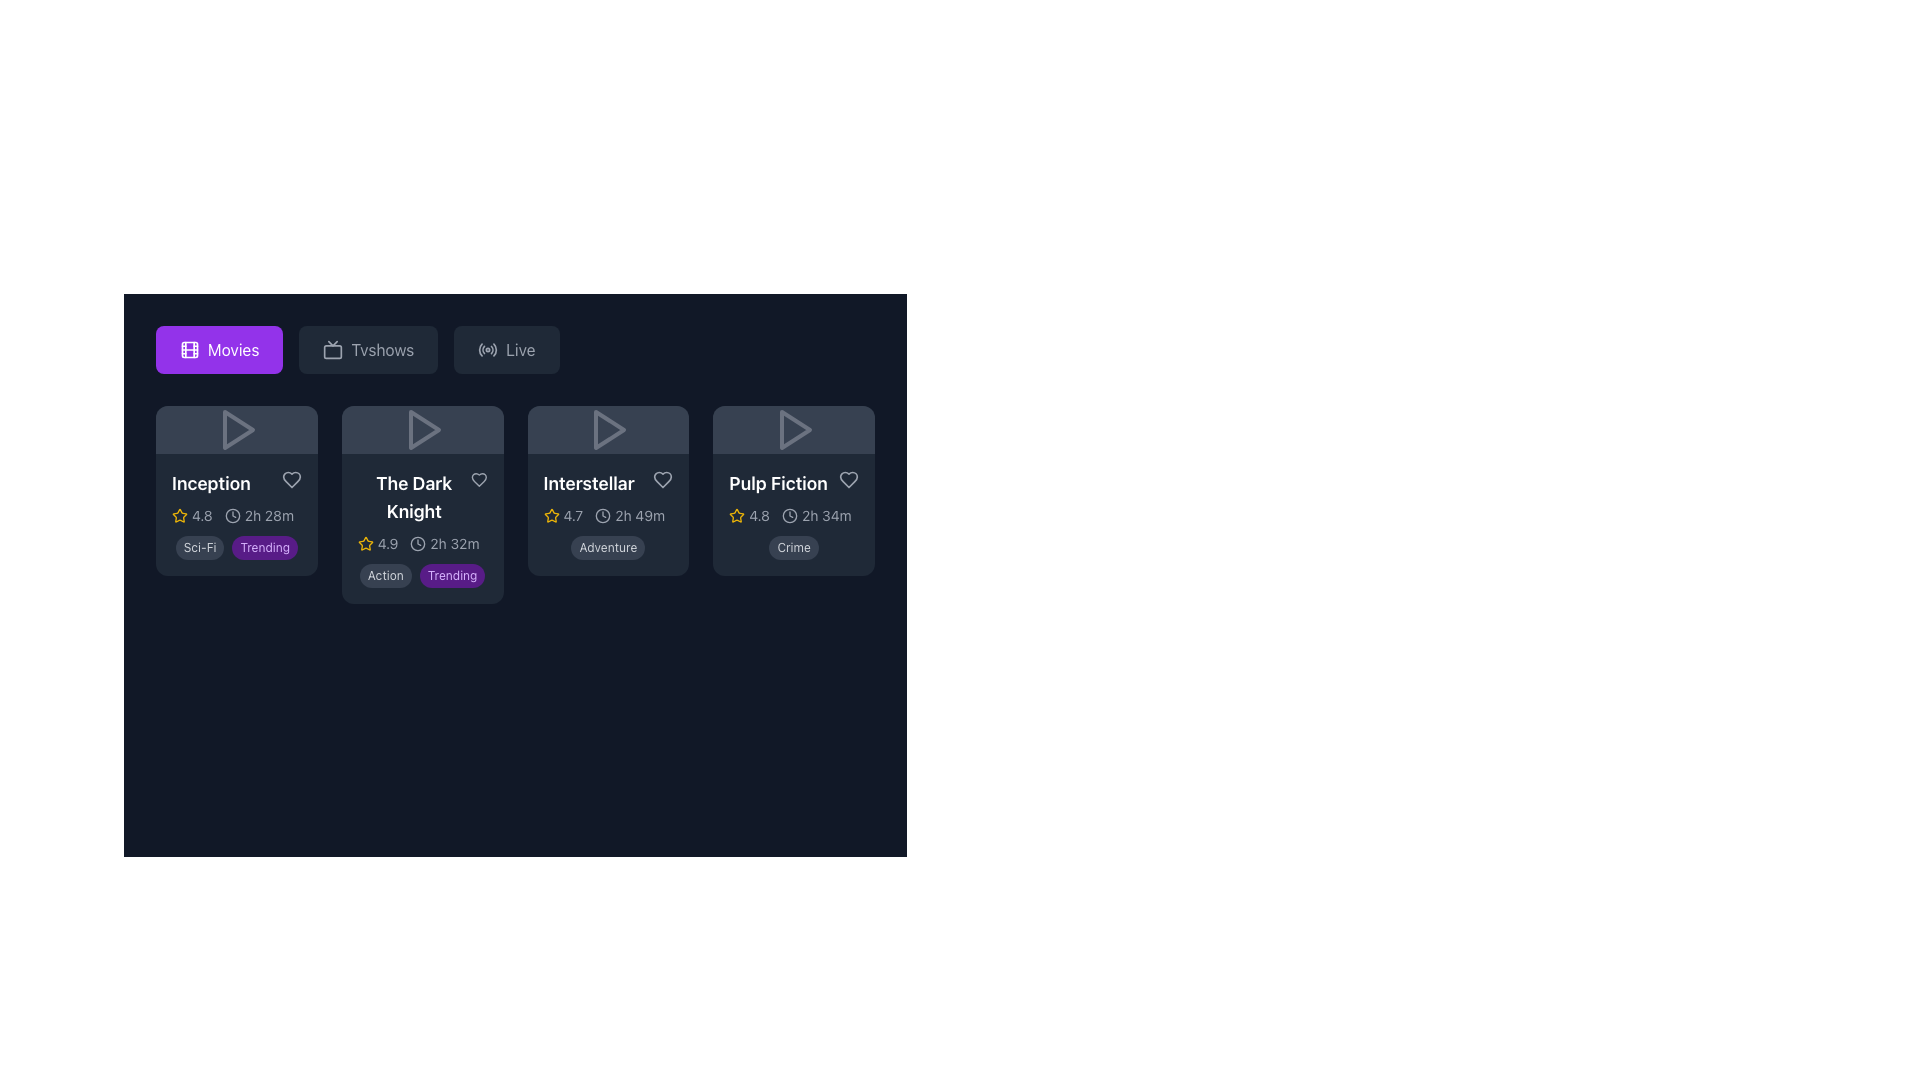 Image resolution: width=1920 pixels, height=1080 pixels. What do you see at coordinates (421, 428) in the screenshot?
I see `the Play Symbol icon for 'The Dark Knight' to trigger a visual or interactive response` at bounding box center [421, 428].